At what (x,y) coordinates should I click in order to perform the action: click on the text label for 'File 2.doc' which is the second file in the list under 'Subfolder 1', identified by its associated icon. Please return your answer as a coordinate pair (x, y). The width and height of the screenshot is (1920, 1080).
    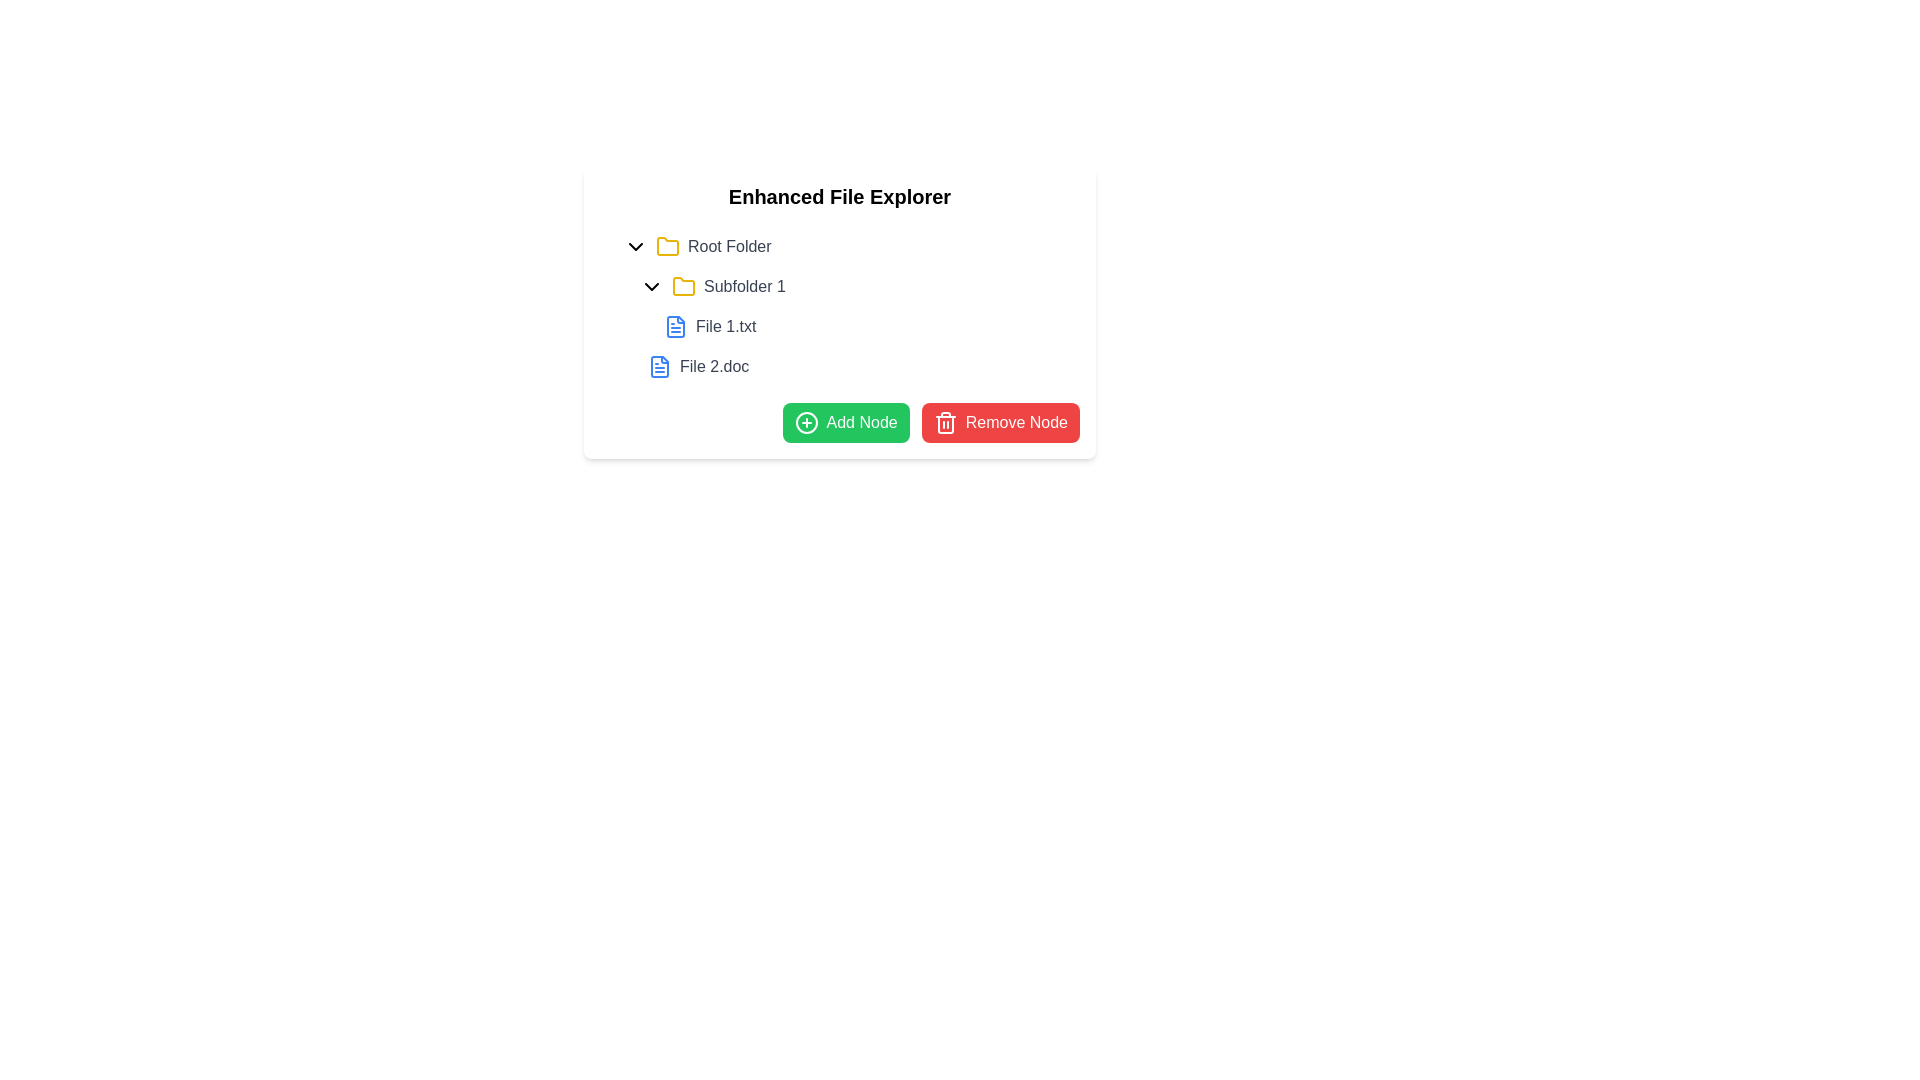
    Looking at the image, I should click on (714, 366).